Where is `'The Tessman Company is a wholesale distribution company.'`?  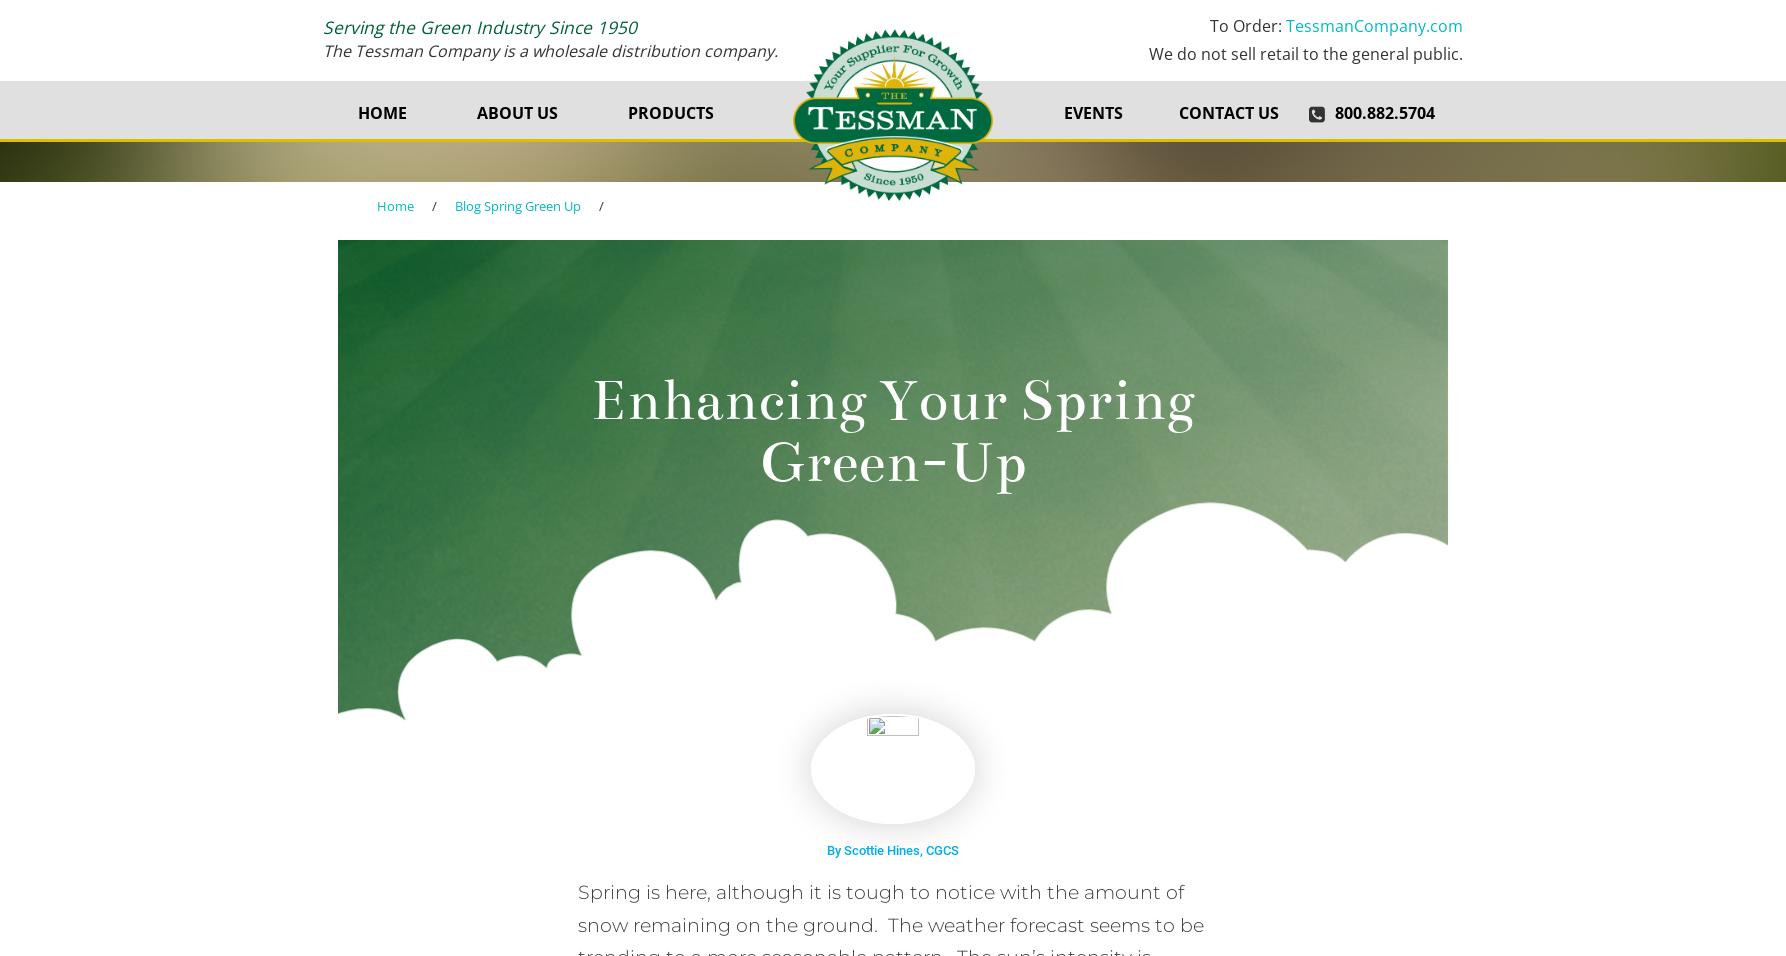
'The Tessman Company is a wholesale distribution company.' is located at coordinates (323, 48).